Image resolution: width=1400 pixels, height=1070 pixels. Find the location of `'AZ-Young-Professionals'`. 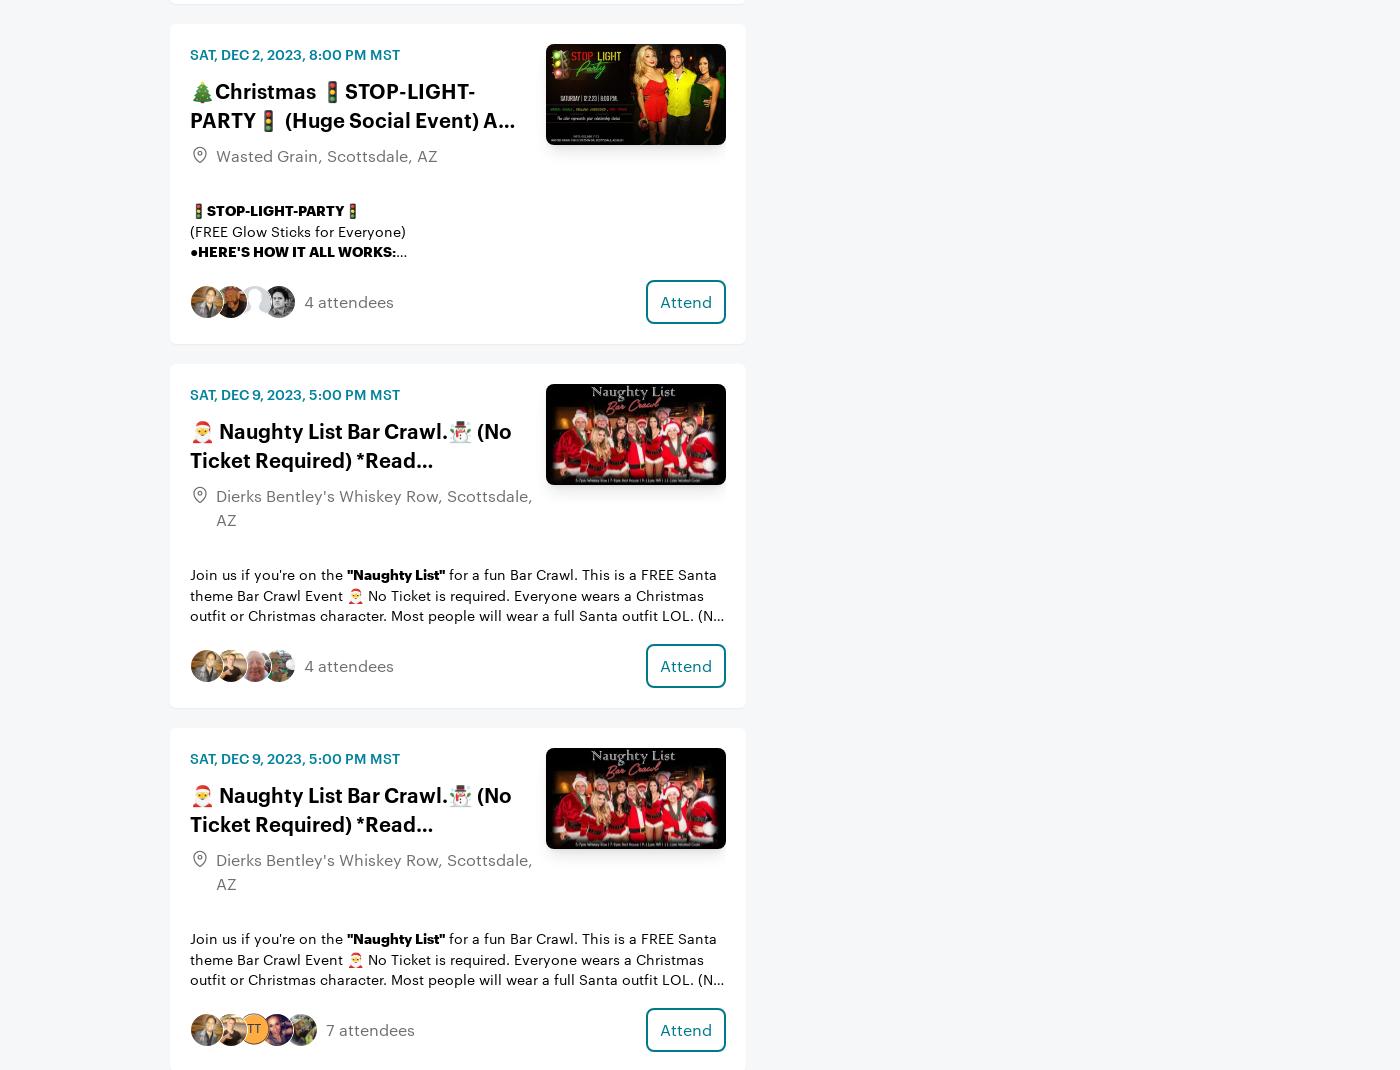

'AZ-Young-Professionals' is located at coordinates (489, 77).